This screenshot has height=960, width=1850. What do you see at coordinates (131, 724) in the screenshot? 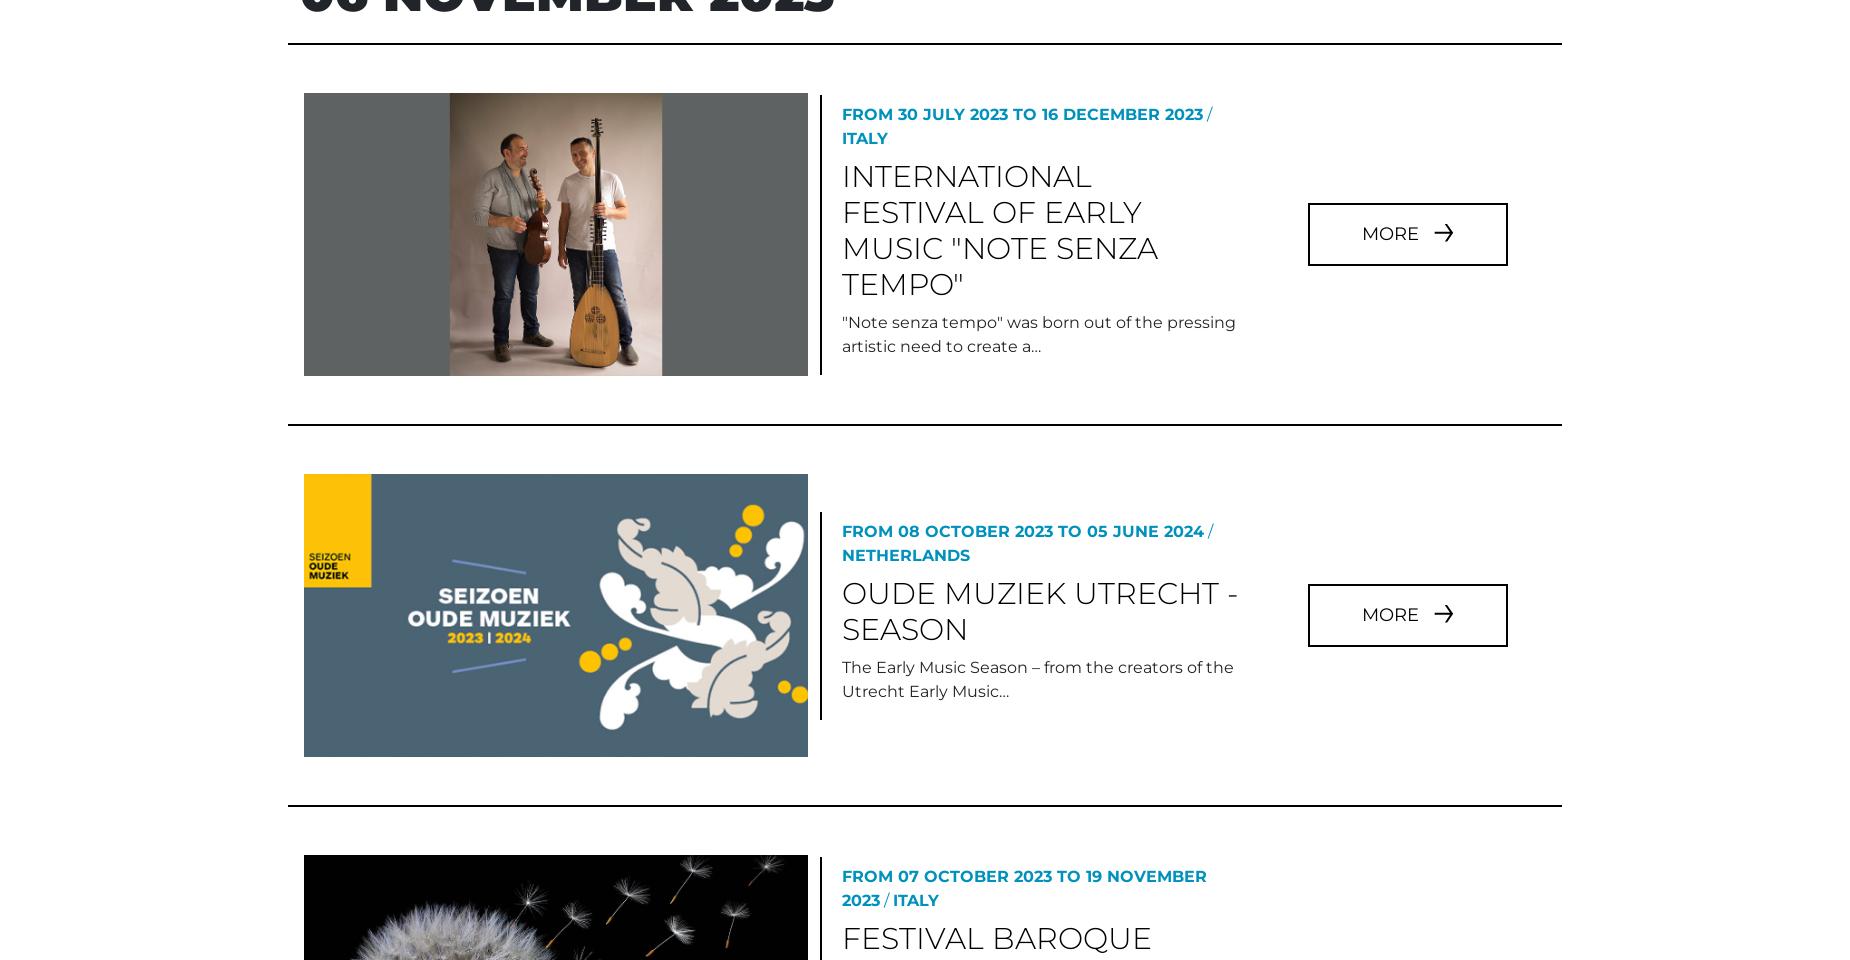
I see `'This website uses cookies'` at bounding box center [131, 724].